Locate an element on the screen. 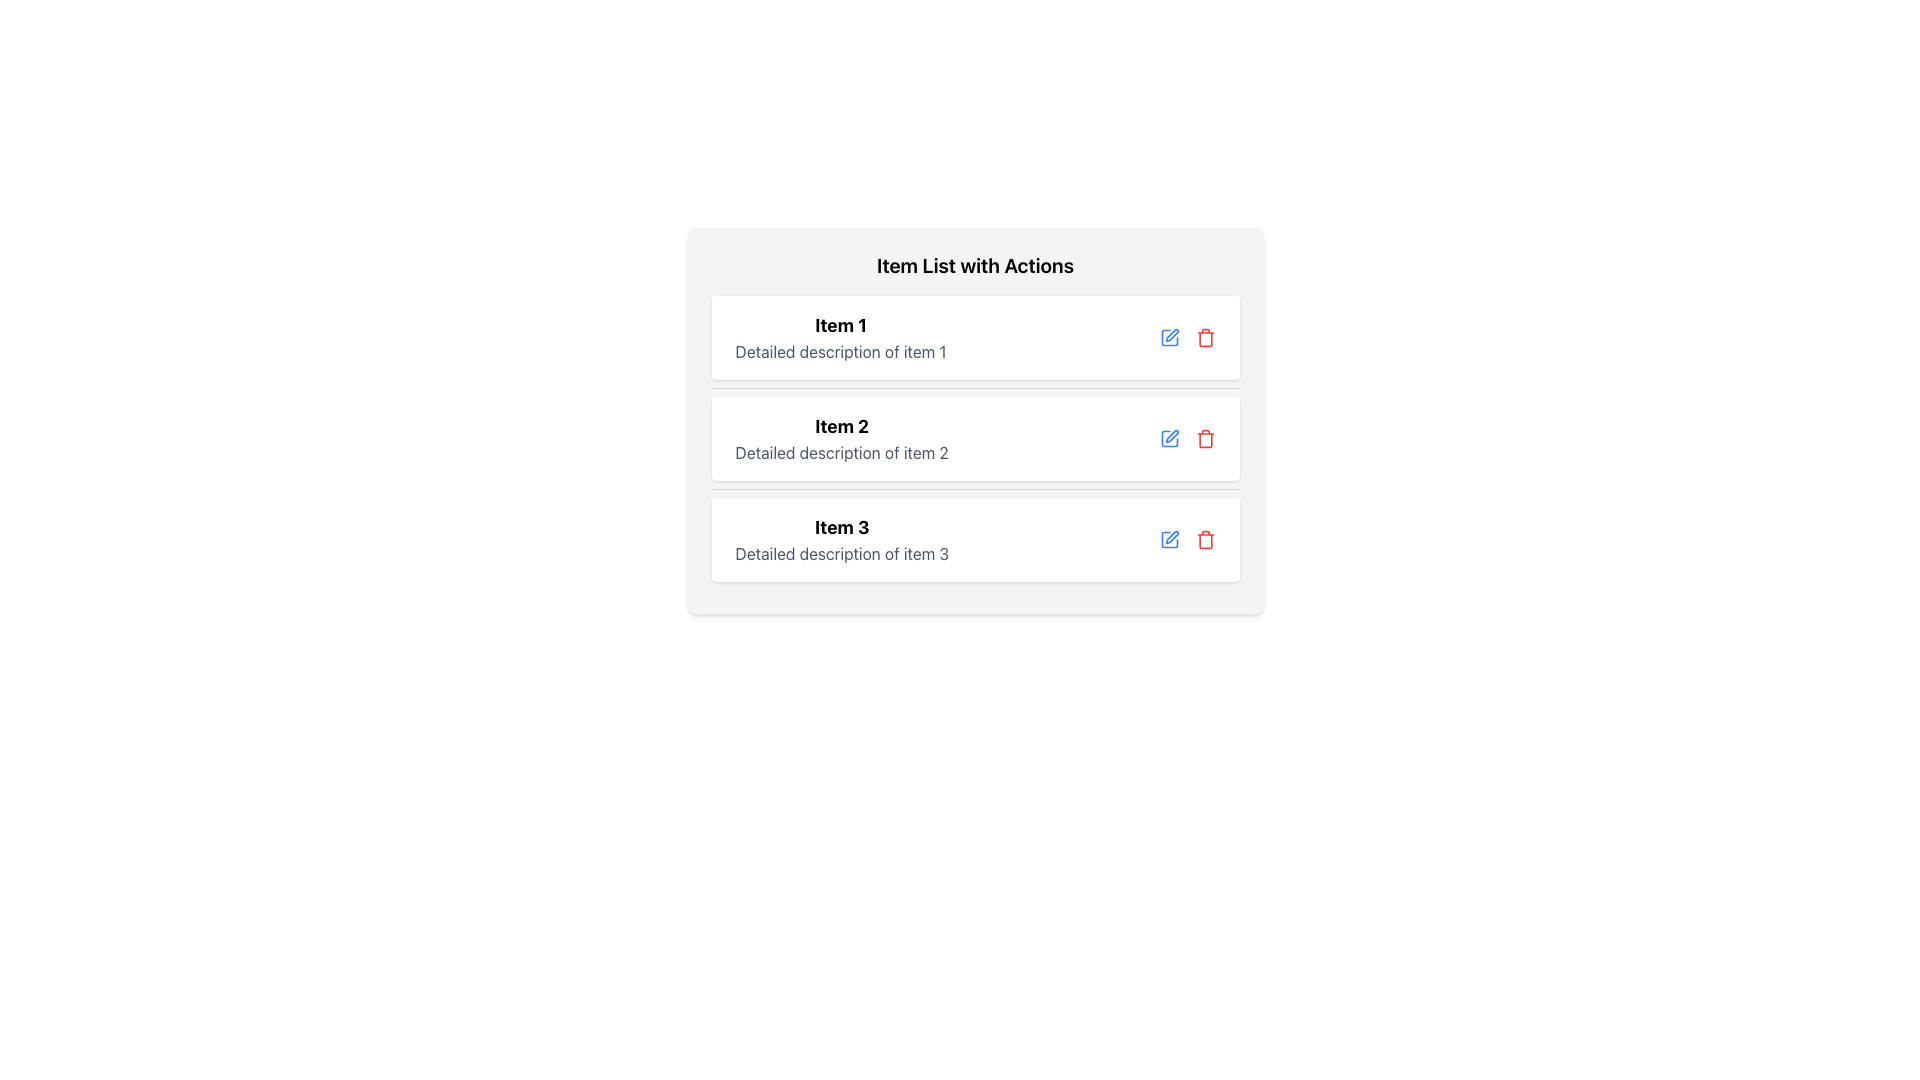  the Text display element that lists 'Item 1' at the top of the vertical list is located at coordinates (840, 337).